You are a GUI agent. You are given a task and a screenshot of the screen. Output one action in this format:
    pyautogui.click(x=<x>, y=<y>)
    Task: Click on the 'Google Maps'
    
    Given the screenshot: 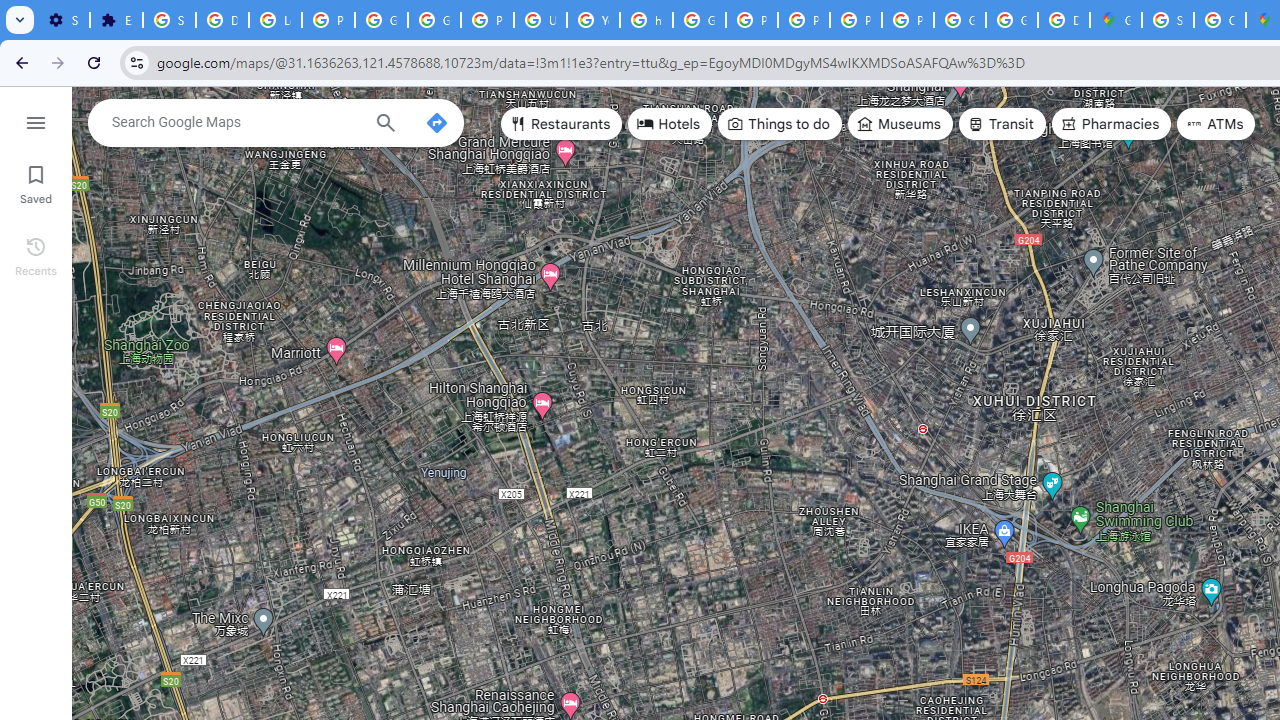 What is the action you would take?
    pyautogui.click(x=1115, y=20)
    